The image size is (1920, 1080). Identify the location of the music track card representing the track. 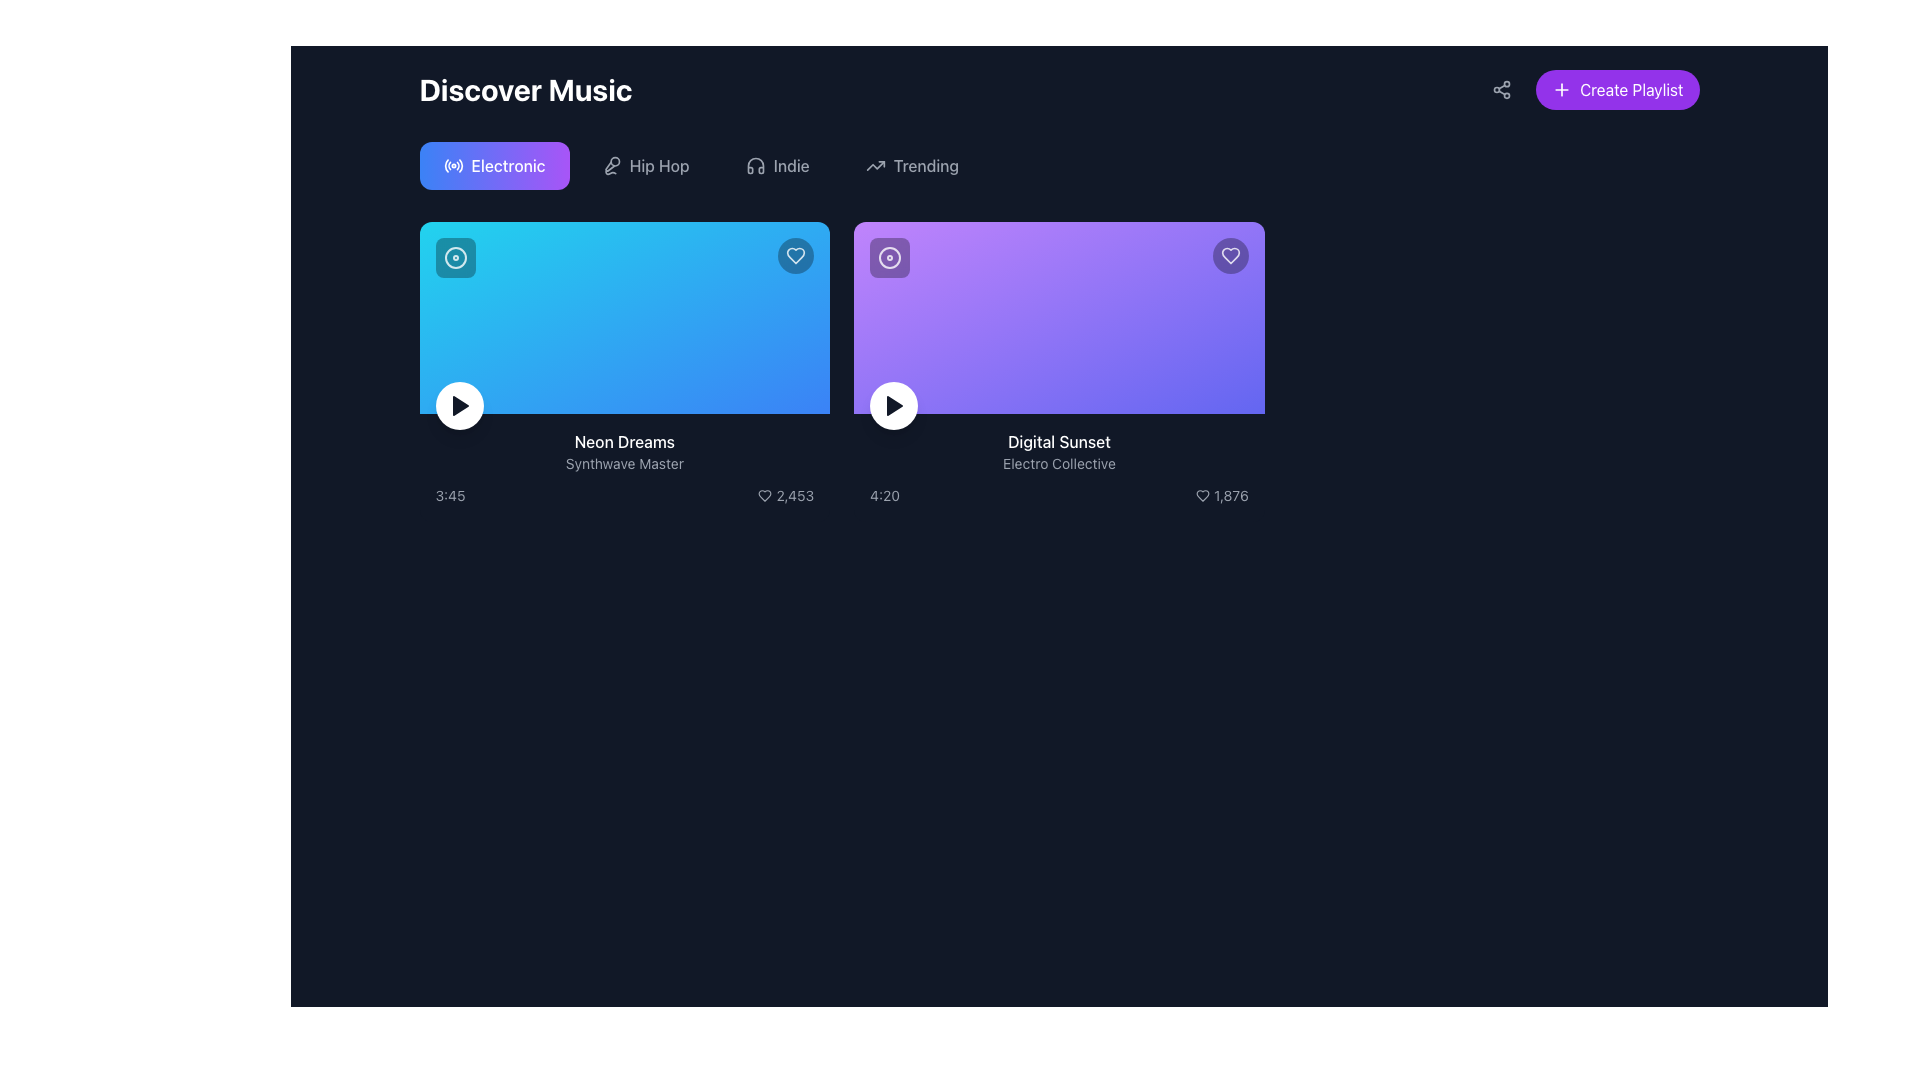
(1058, 371).